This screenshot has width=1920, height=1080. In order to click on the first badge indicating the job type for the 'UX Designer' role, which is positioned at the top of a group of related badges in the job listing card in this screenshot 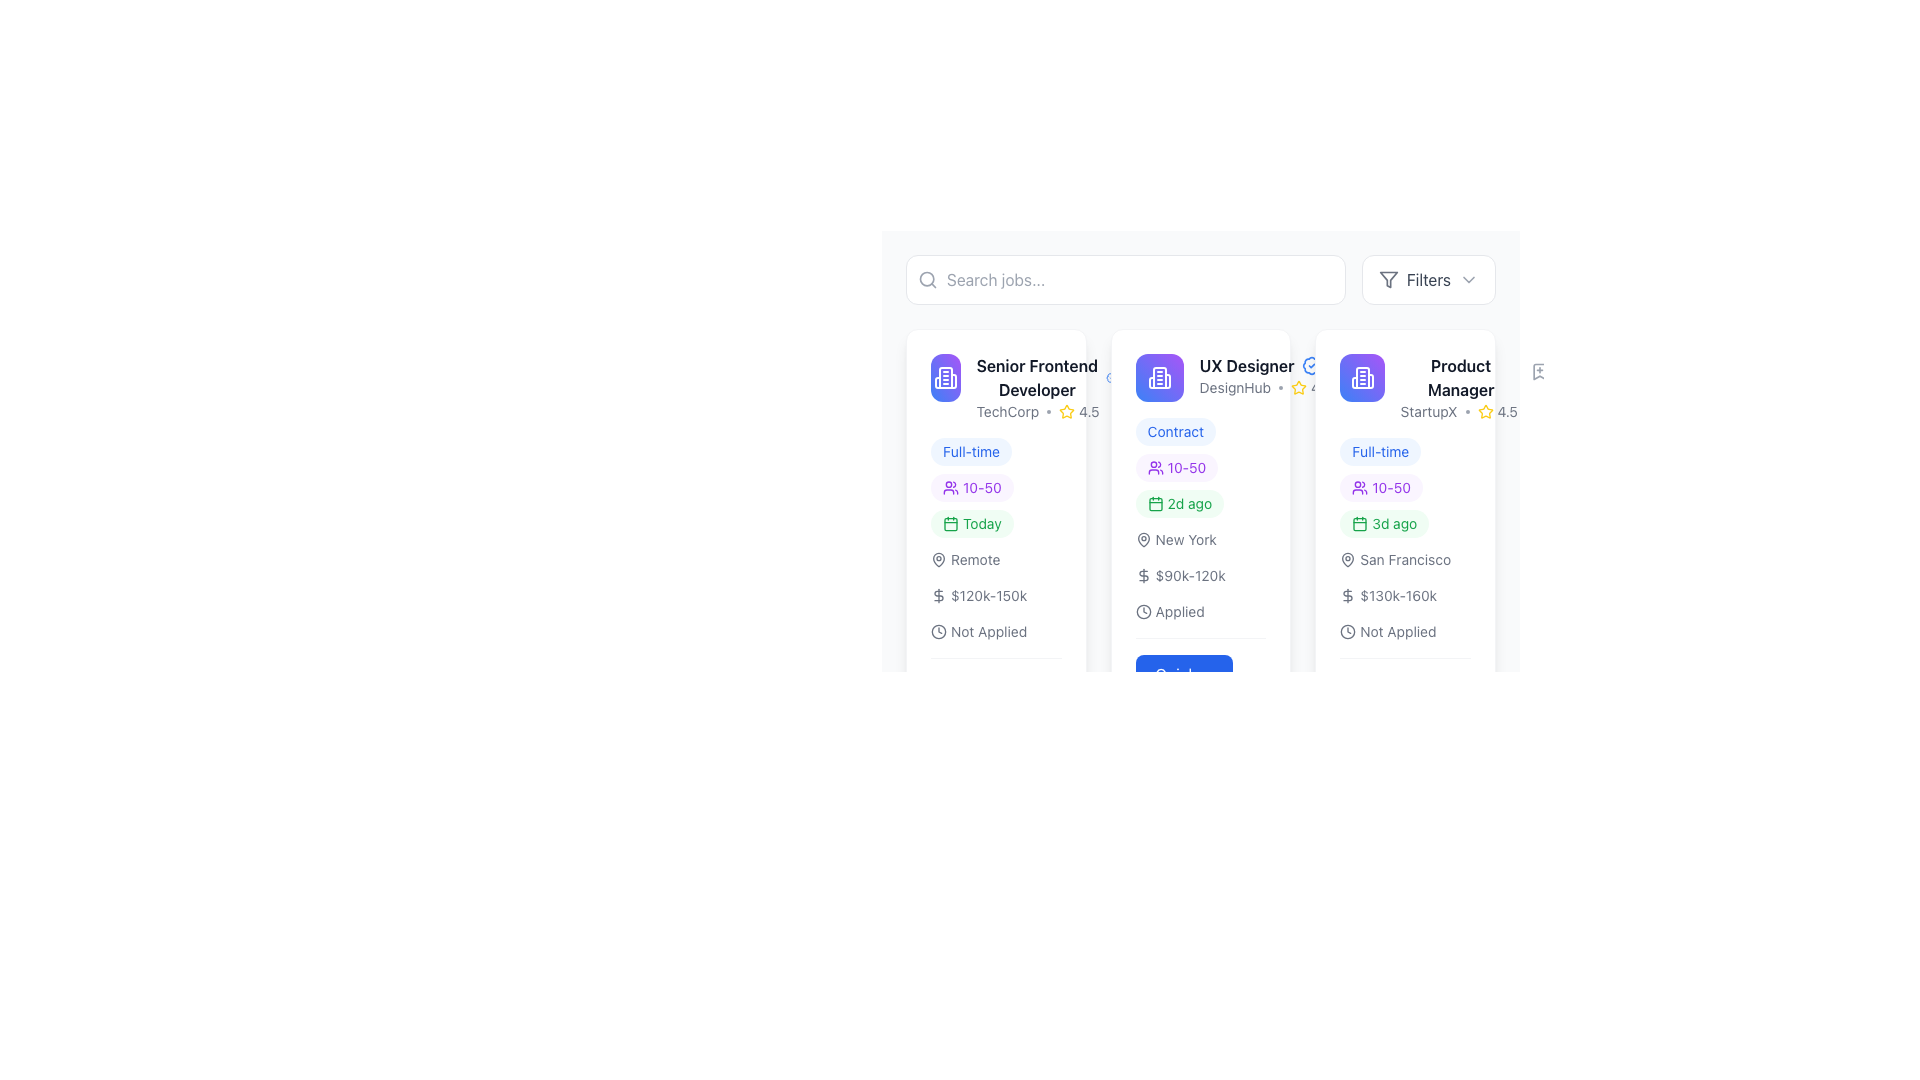, I will do `click(1175, 431)`.